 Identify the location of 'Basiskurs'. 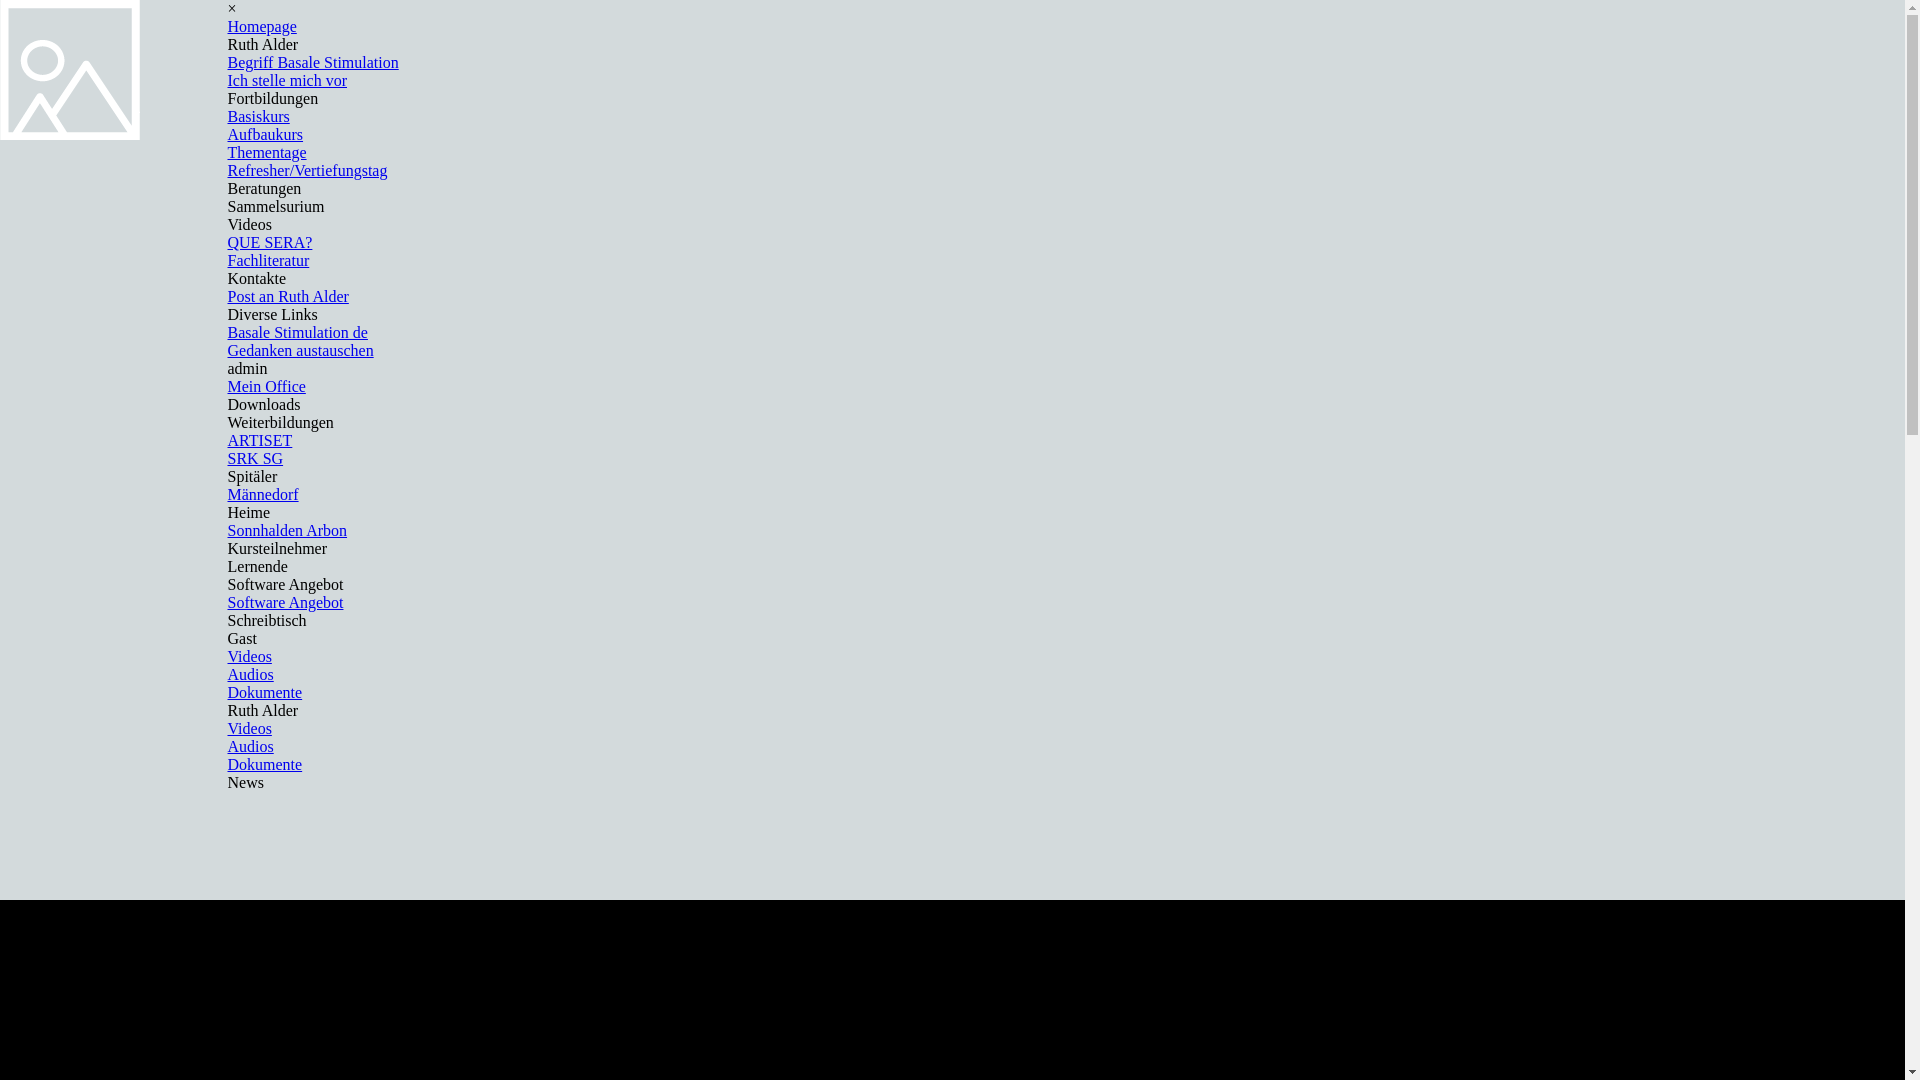
(258, 116).